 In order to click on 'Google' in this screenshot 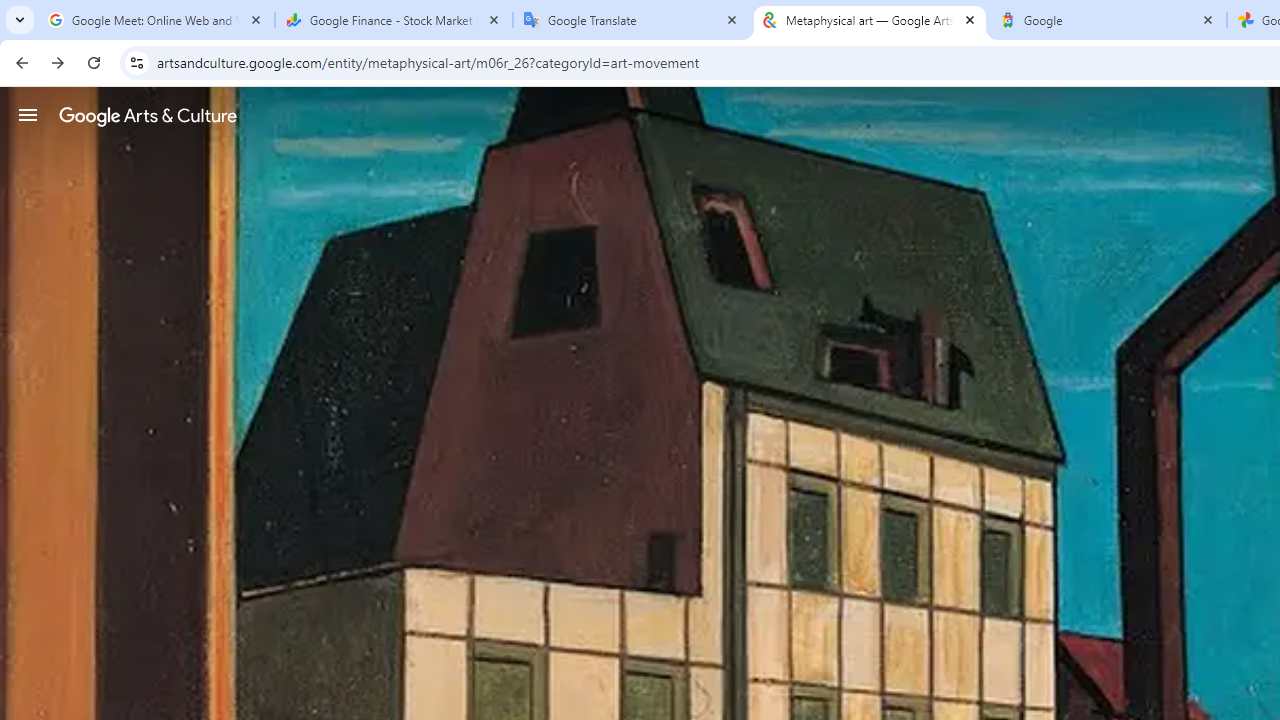, I will do `click(1107, 20)`.